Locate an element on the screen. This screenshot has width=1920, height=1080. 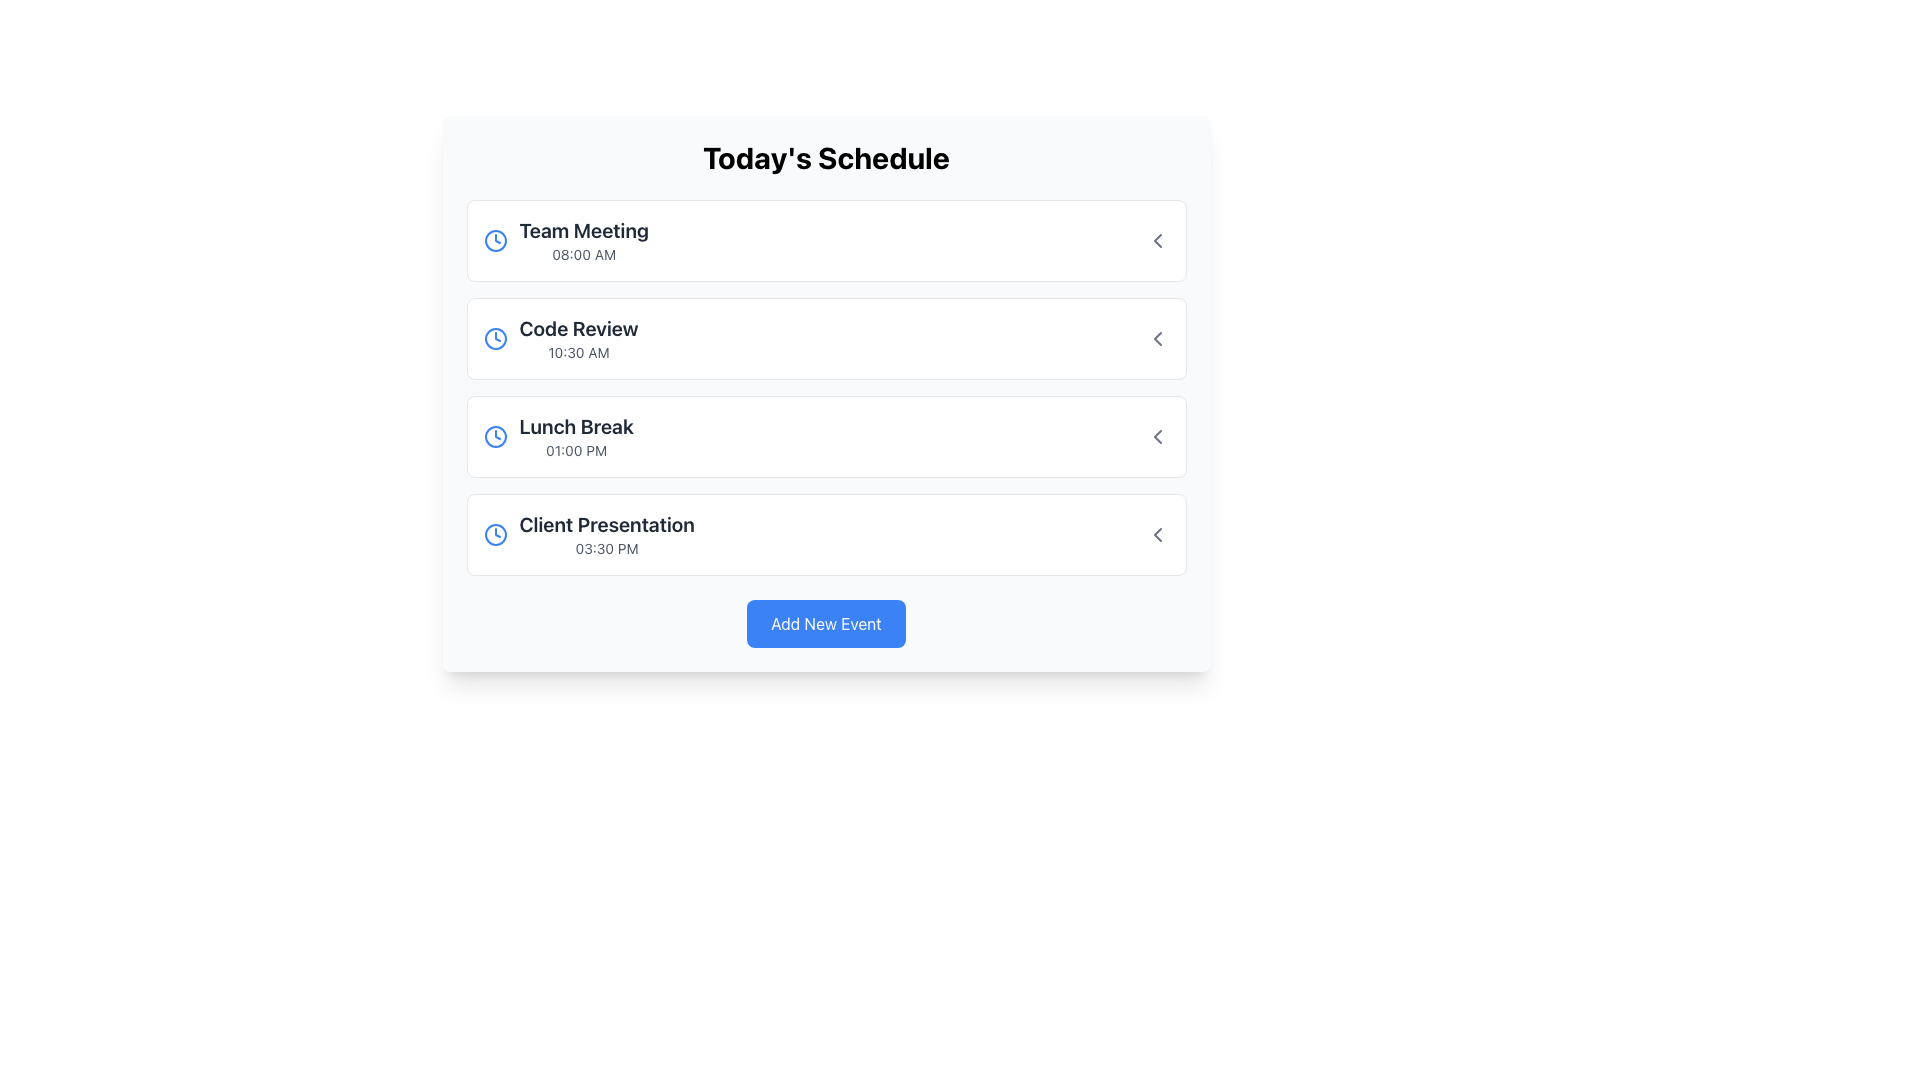
the clock icon that is part of the schedule entry for 'Code Review' at 10:30 AM, which is styled with a blue outline and located to the left of the entry text is located at coordinates (495, 338).